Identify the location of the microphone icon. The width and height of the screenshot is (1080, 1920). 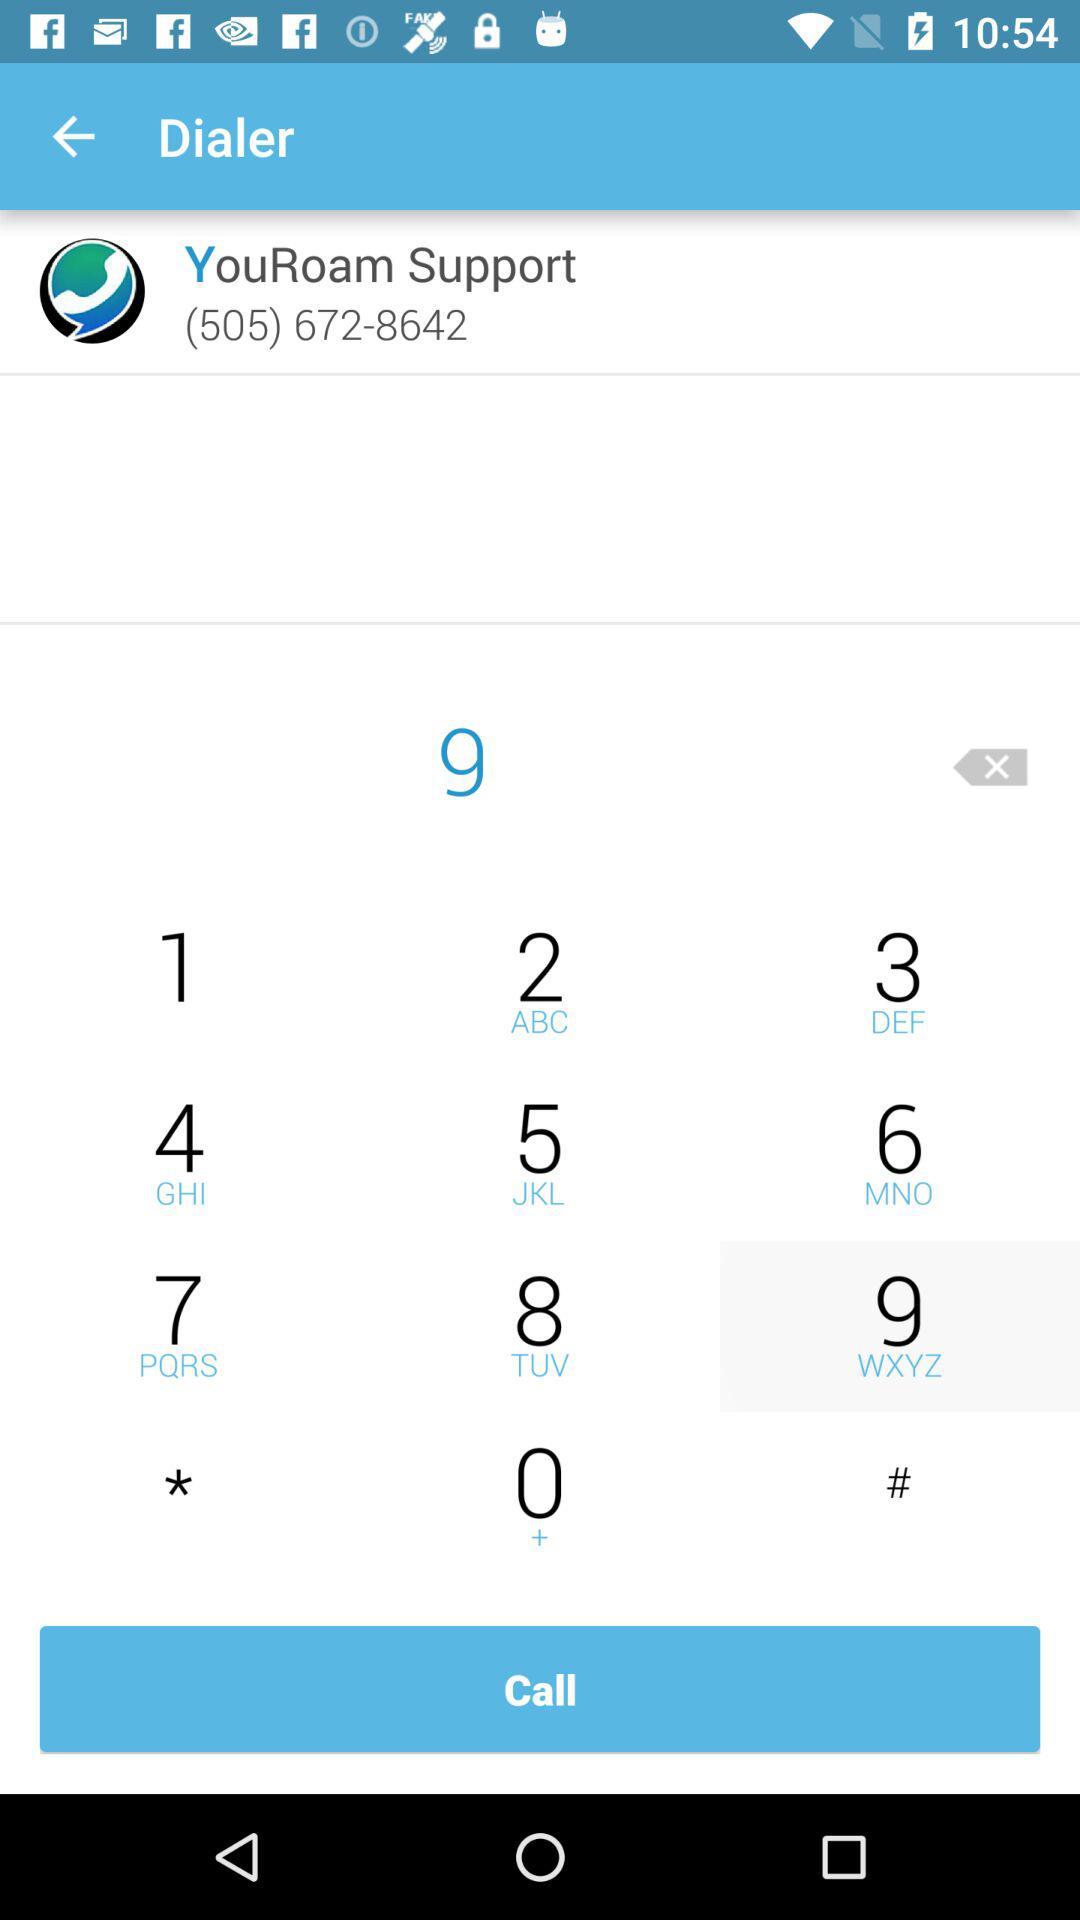
(898, 1326).